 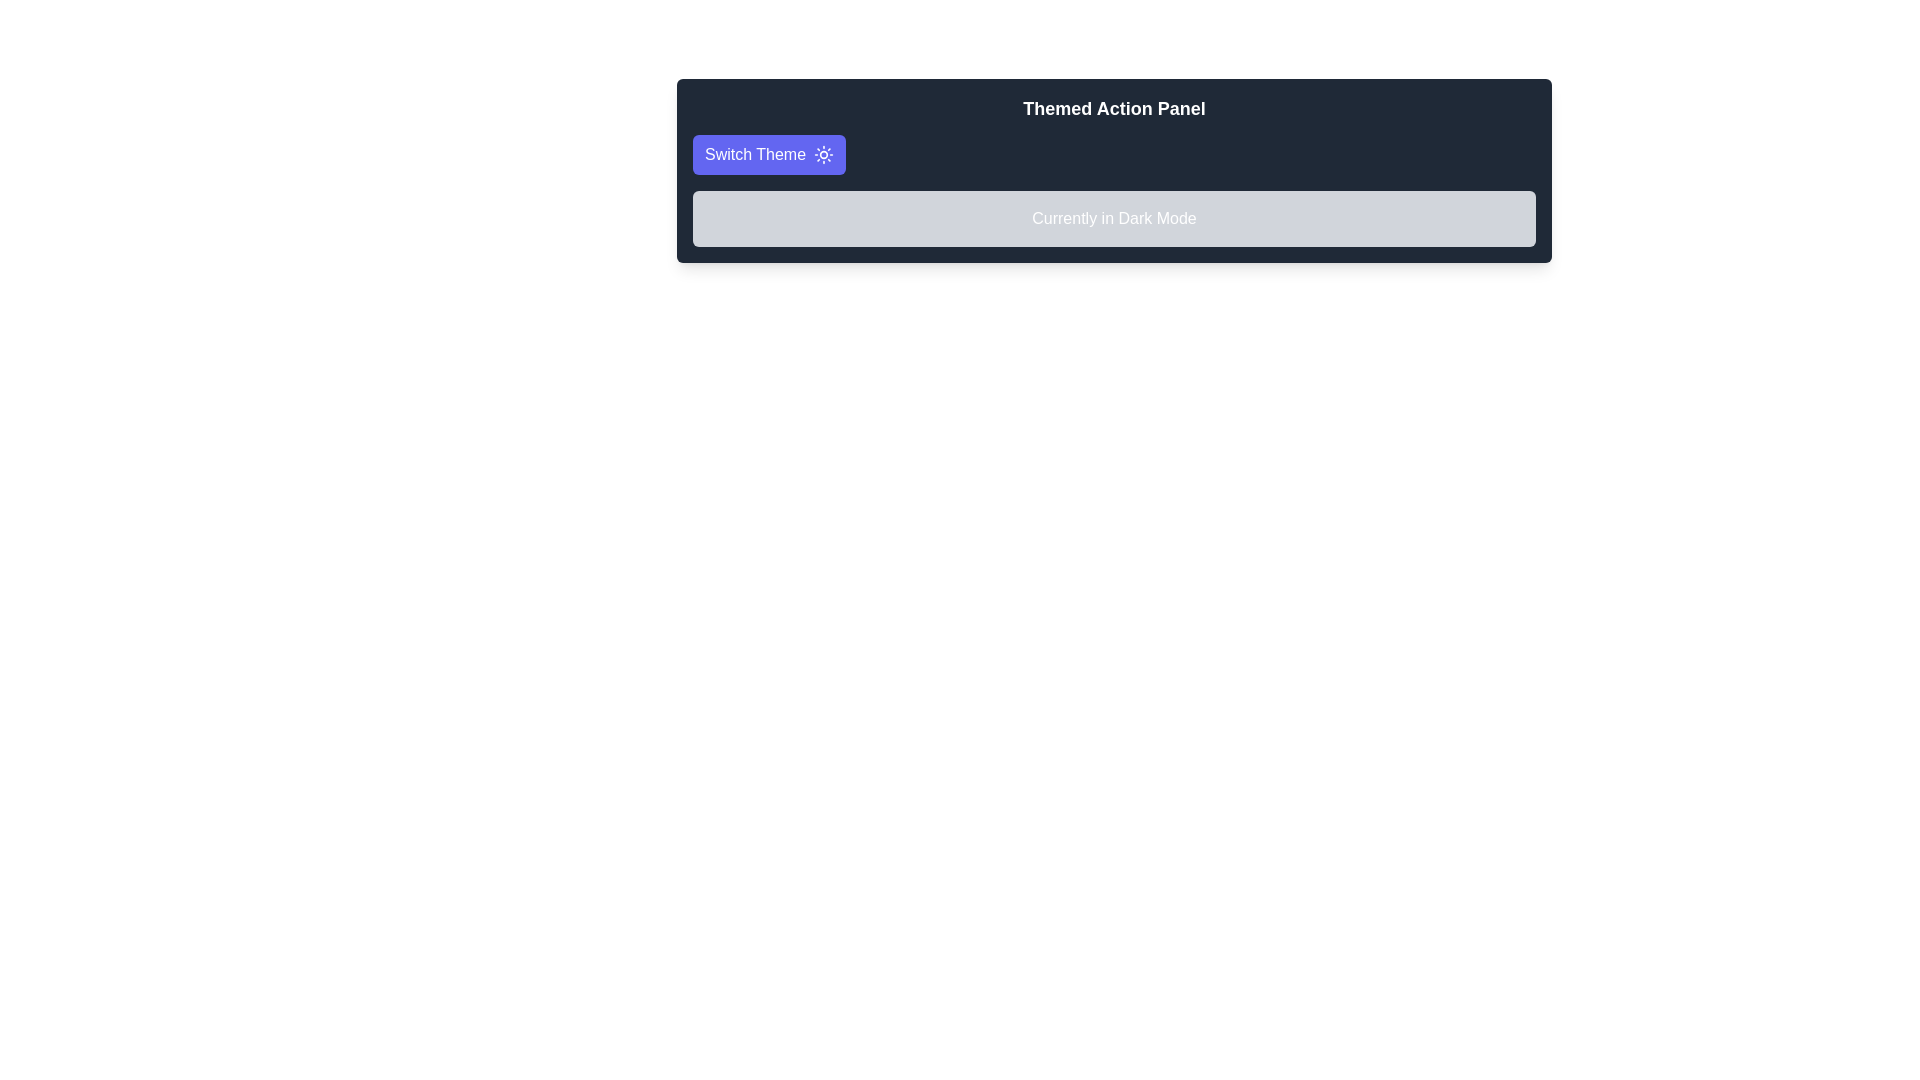 What do you see at coordinates (754, 153) in the screenshot?
I see `the 'Switch Theme' text label within the button located in the upper-left corner of the navigation bar` at bounding box center [754, 153].